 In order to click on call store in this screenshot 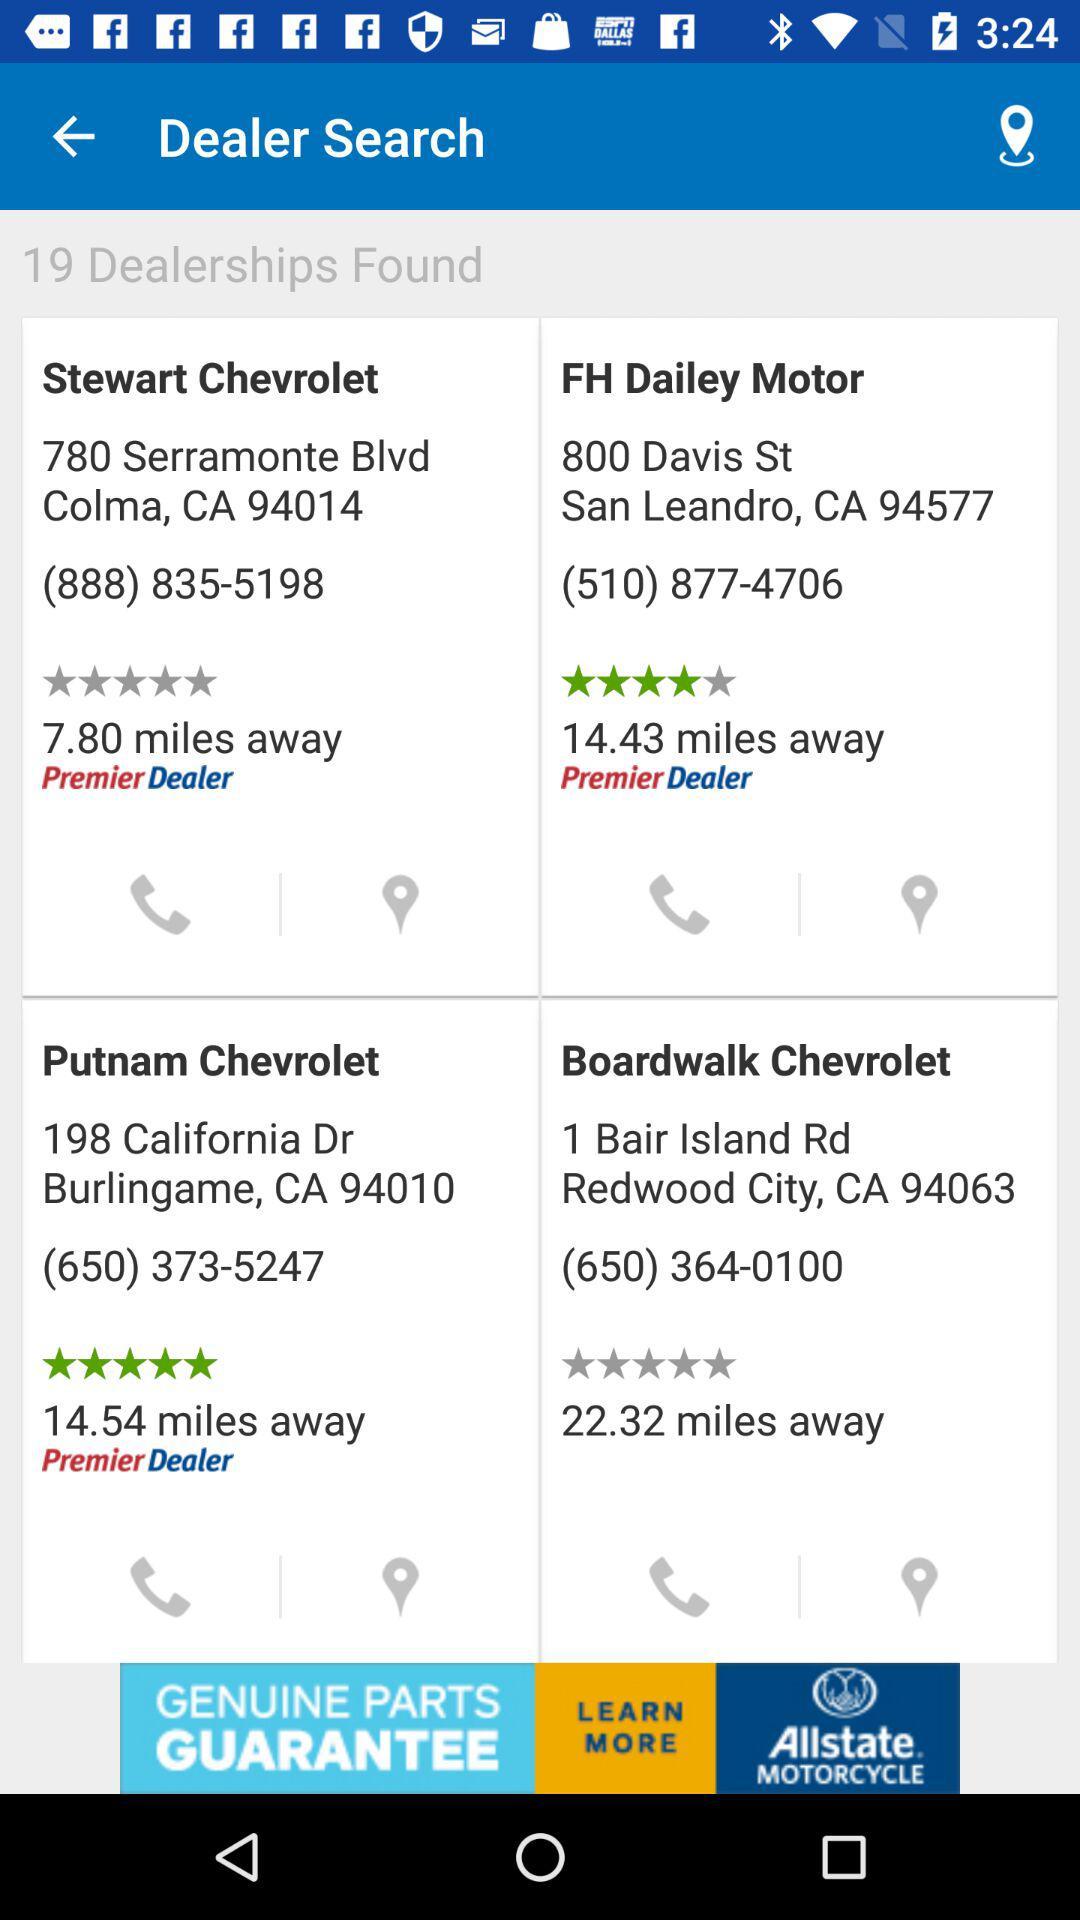, I will do `click(159, 1586)`.